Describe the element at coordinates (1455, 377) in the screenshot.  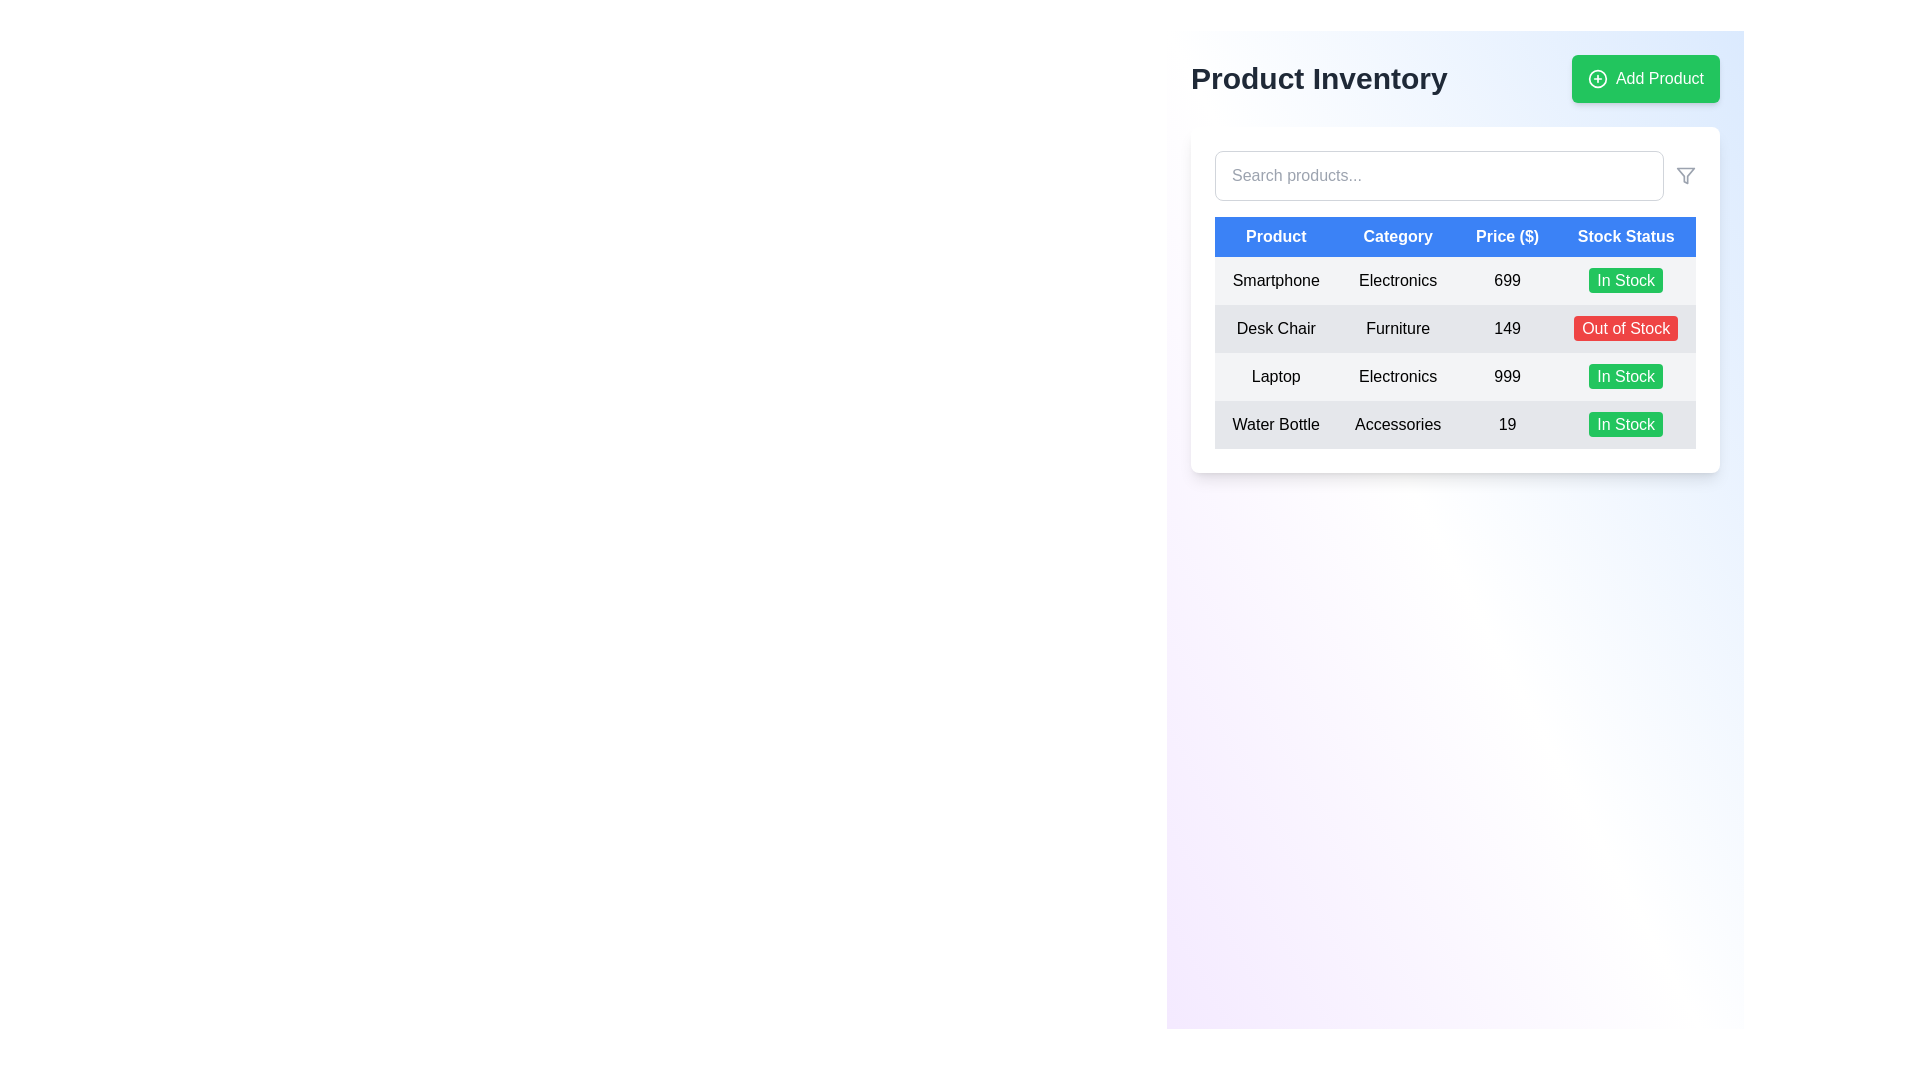
I see `the third row of the product inventory table displaying information about the 'Laptop' product` at that location.